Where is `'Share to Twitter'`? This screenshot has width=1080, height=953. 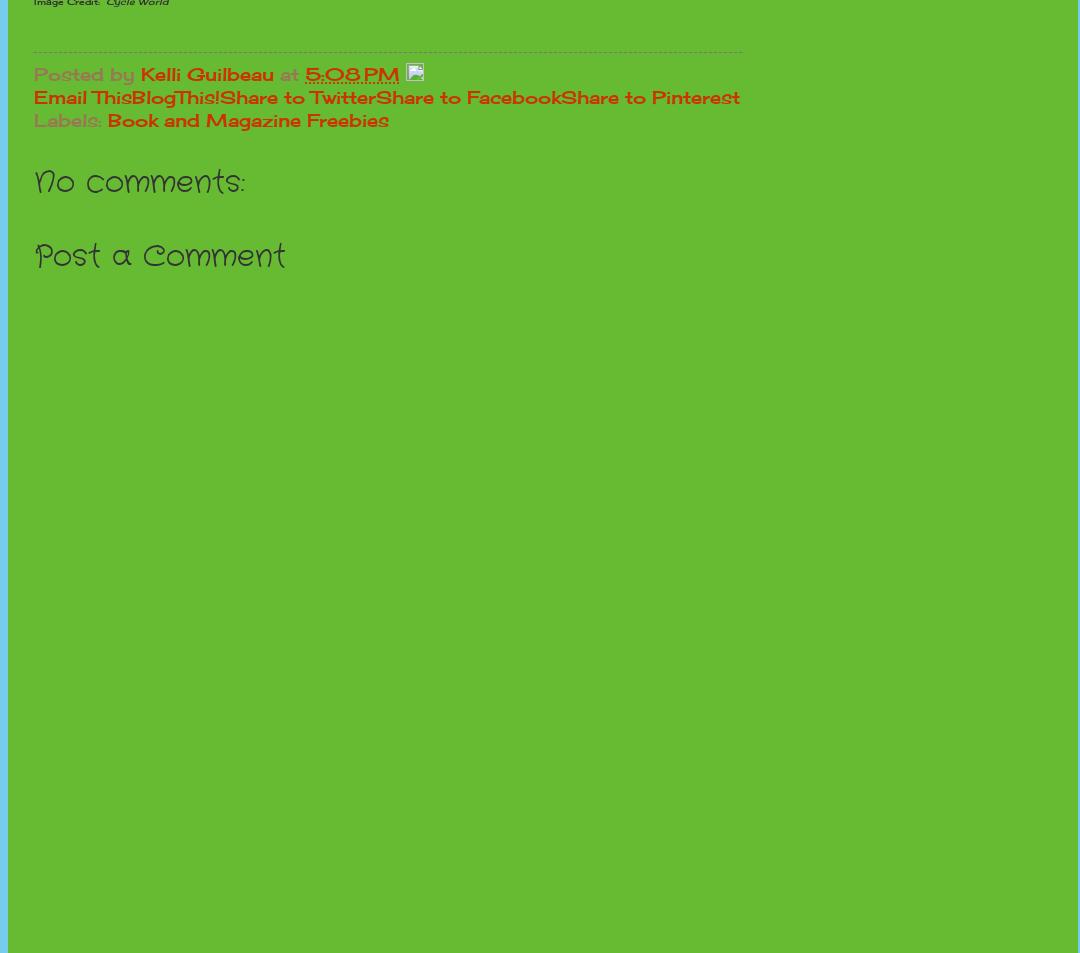
'Share to Twitter' is located at coordinates (297, 96).